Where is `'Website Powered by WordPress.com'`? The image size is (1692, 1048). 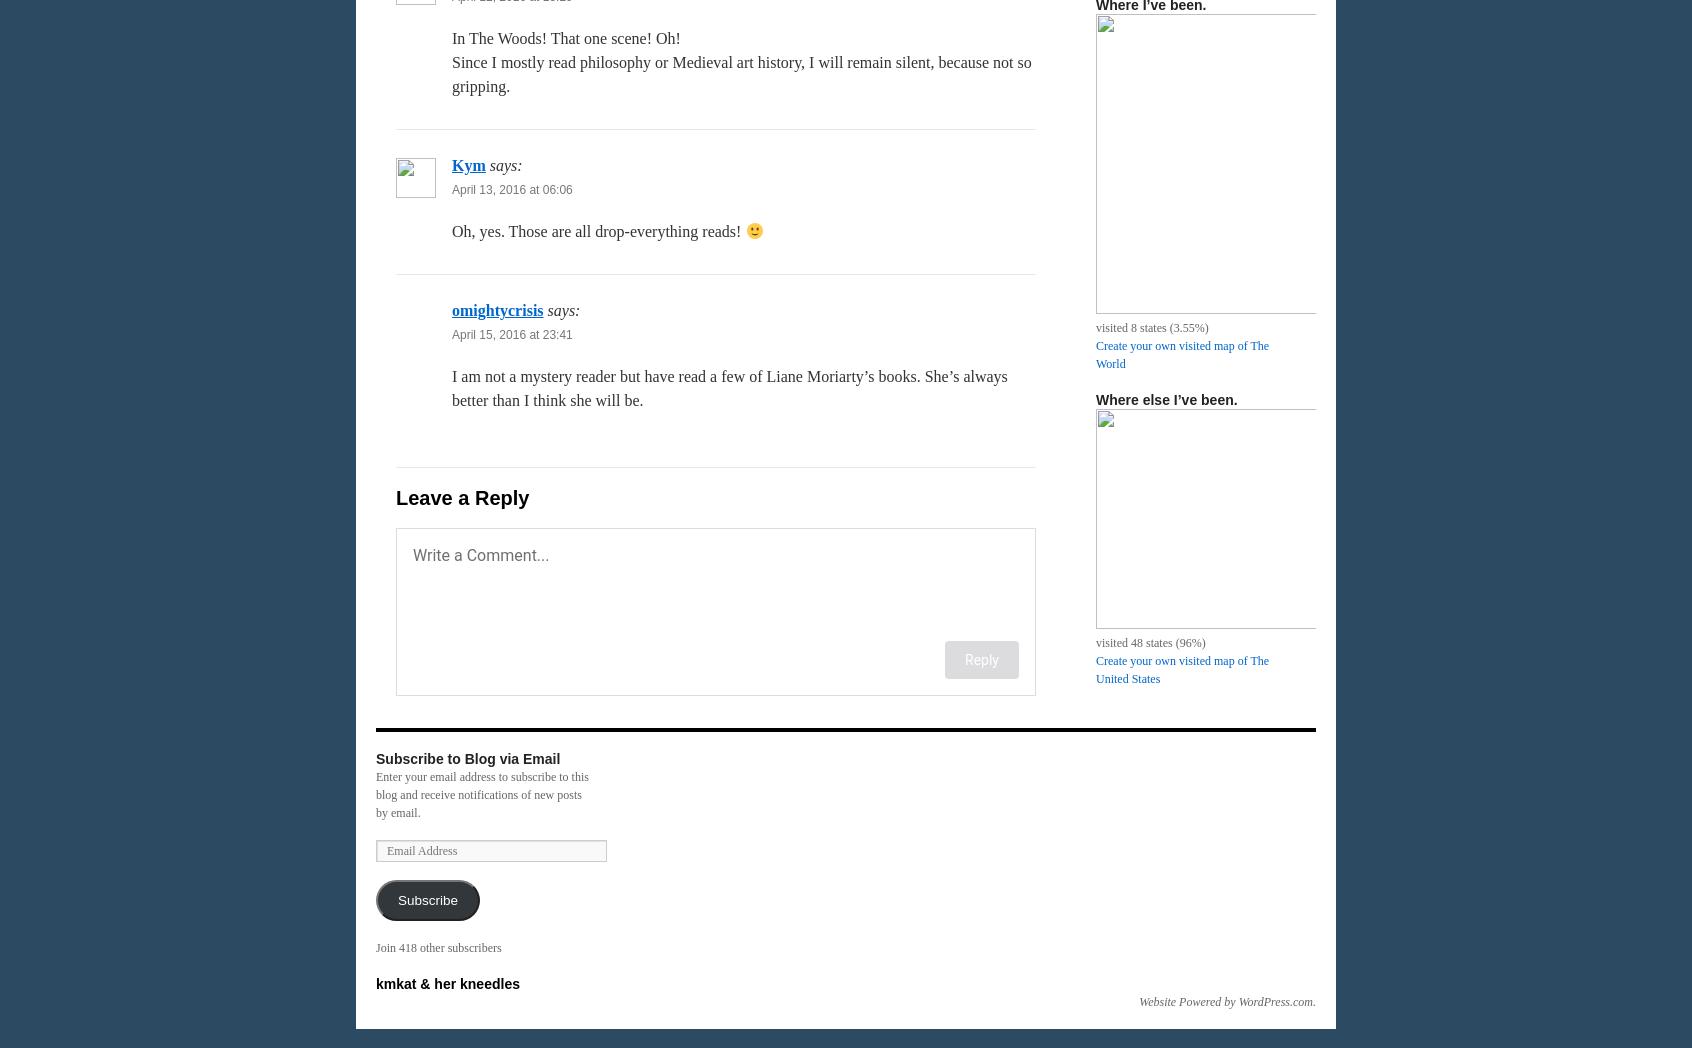
'Website Powered by WordPress.com' is located at coordinates (1226, 1000).